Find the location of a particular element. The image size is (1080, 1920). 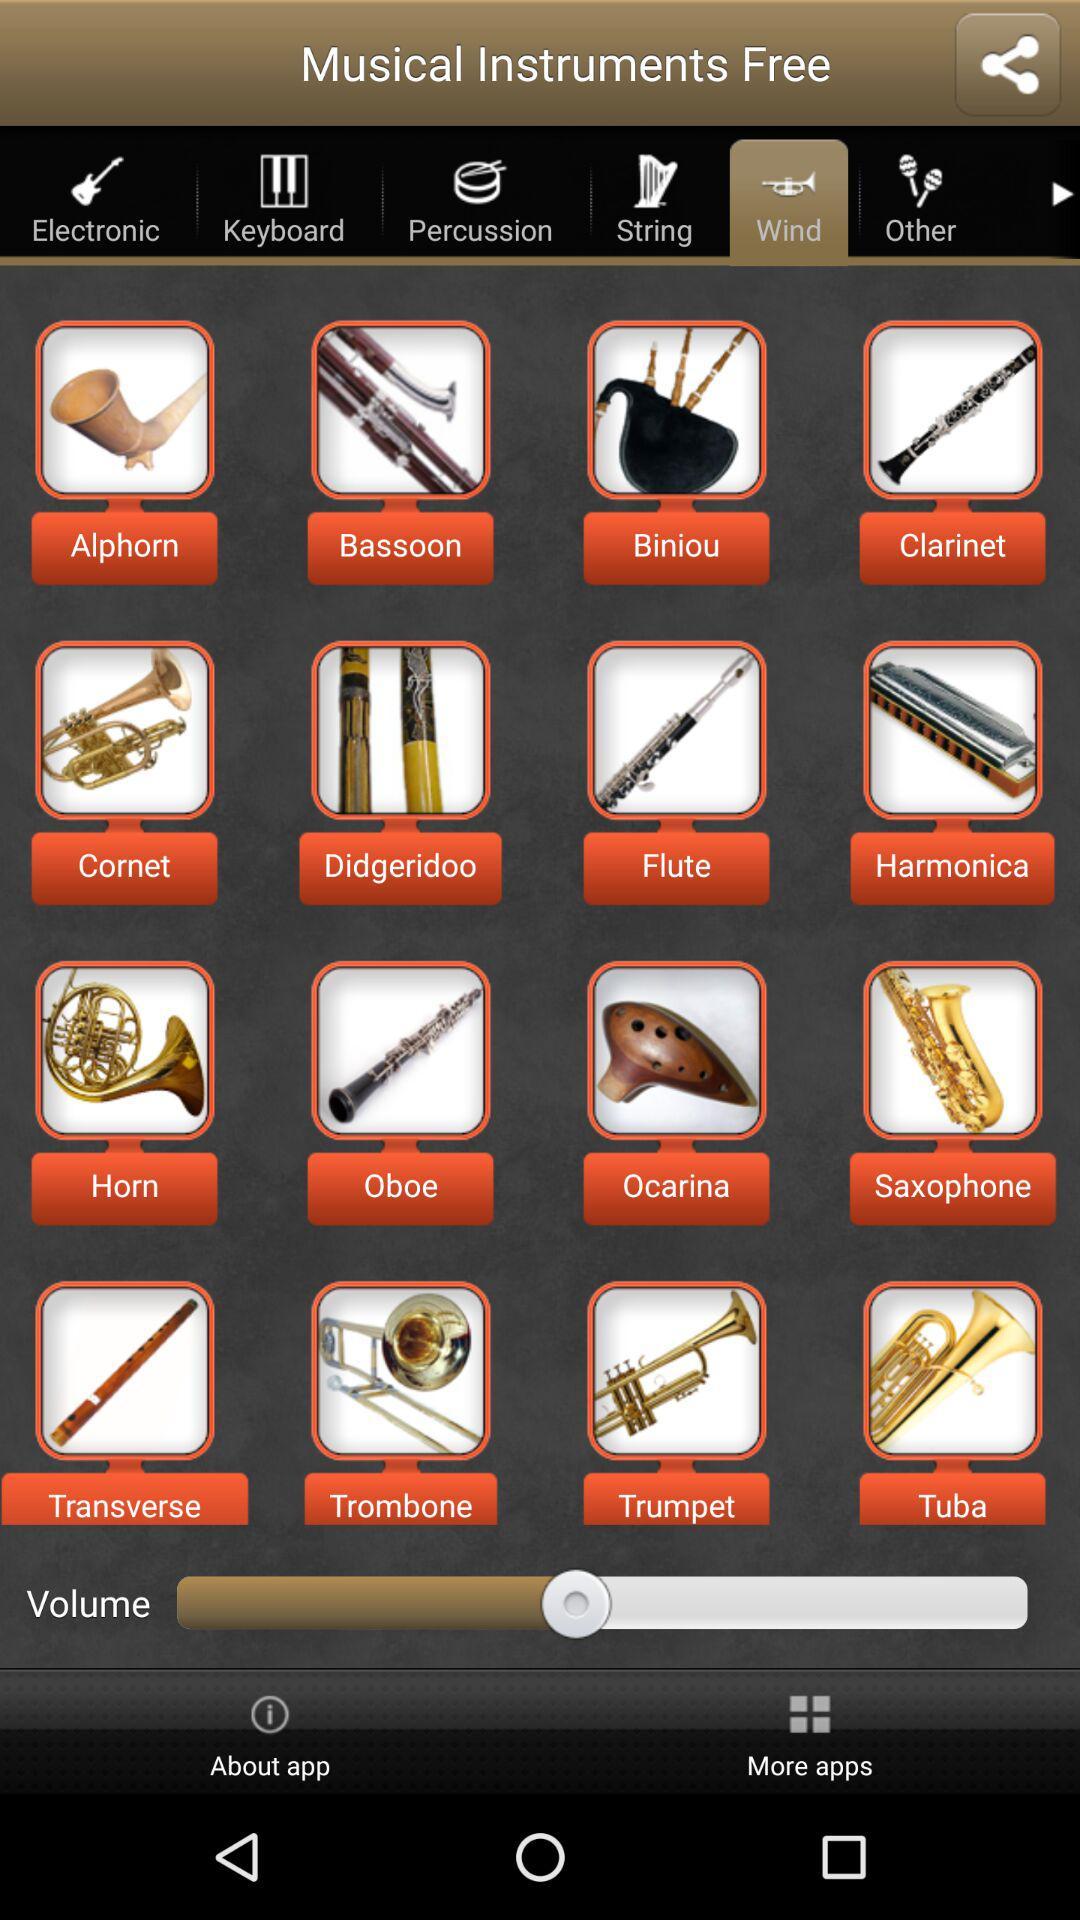

flute option is located at coordinates (675, 729).